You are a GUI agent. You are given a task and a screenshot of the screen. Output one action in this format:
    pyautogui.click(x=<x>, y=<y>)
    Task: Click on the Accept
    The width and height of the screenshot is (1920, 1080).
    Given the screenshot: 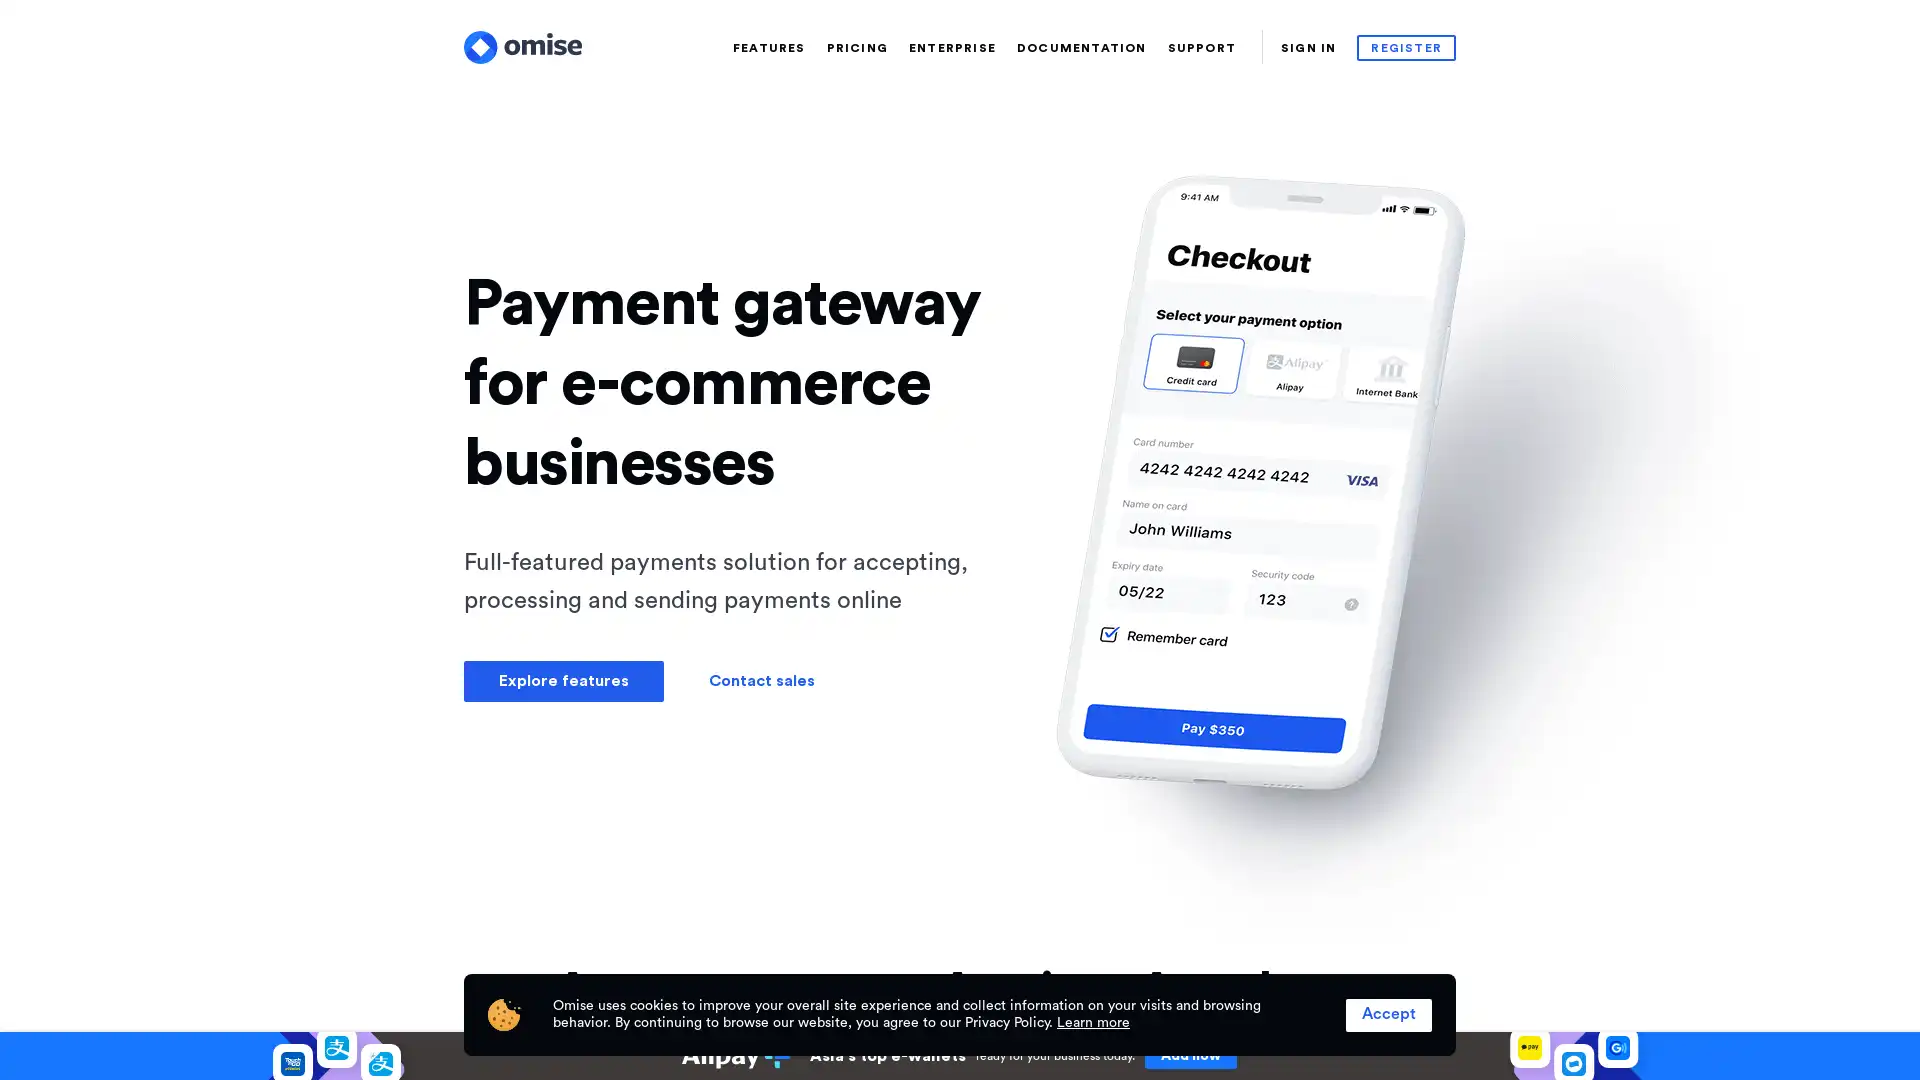 What is the action you would take?
    pyautogui.click(x=1387, y=1014)
    